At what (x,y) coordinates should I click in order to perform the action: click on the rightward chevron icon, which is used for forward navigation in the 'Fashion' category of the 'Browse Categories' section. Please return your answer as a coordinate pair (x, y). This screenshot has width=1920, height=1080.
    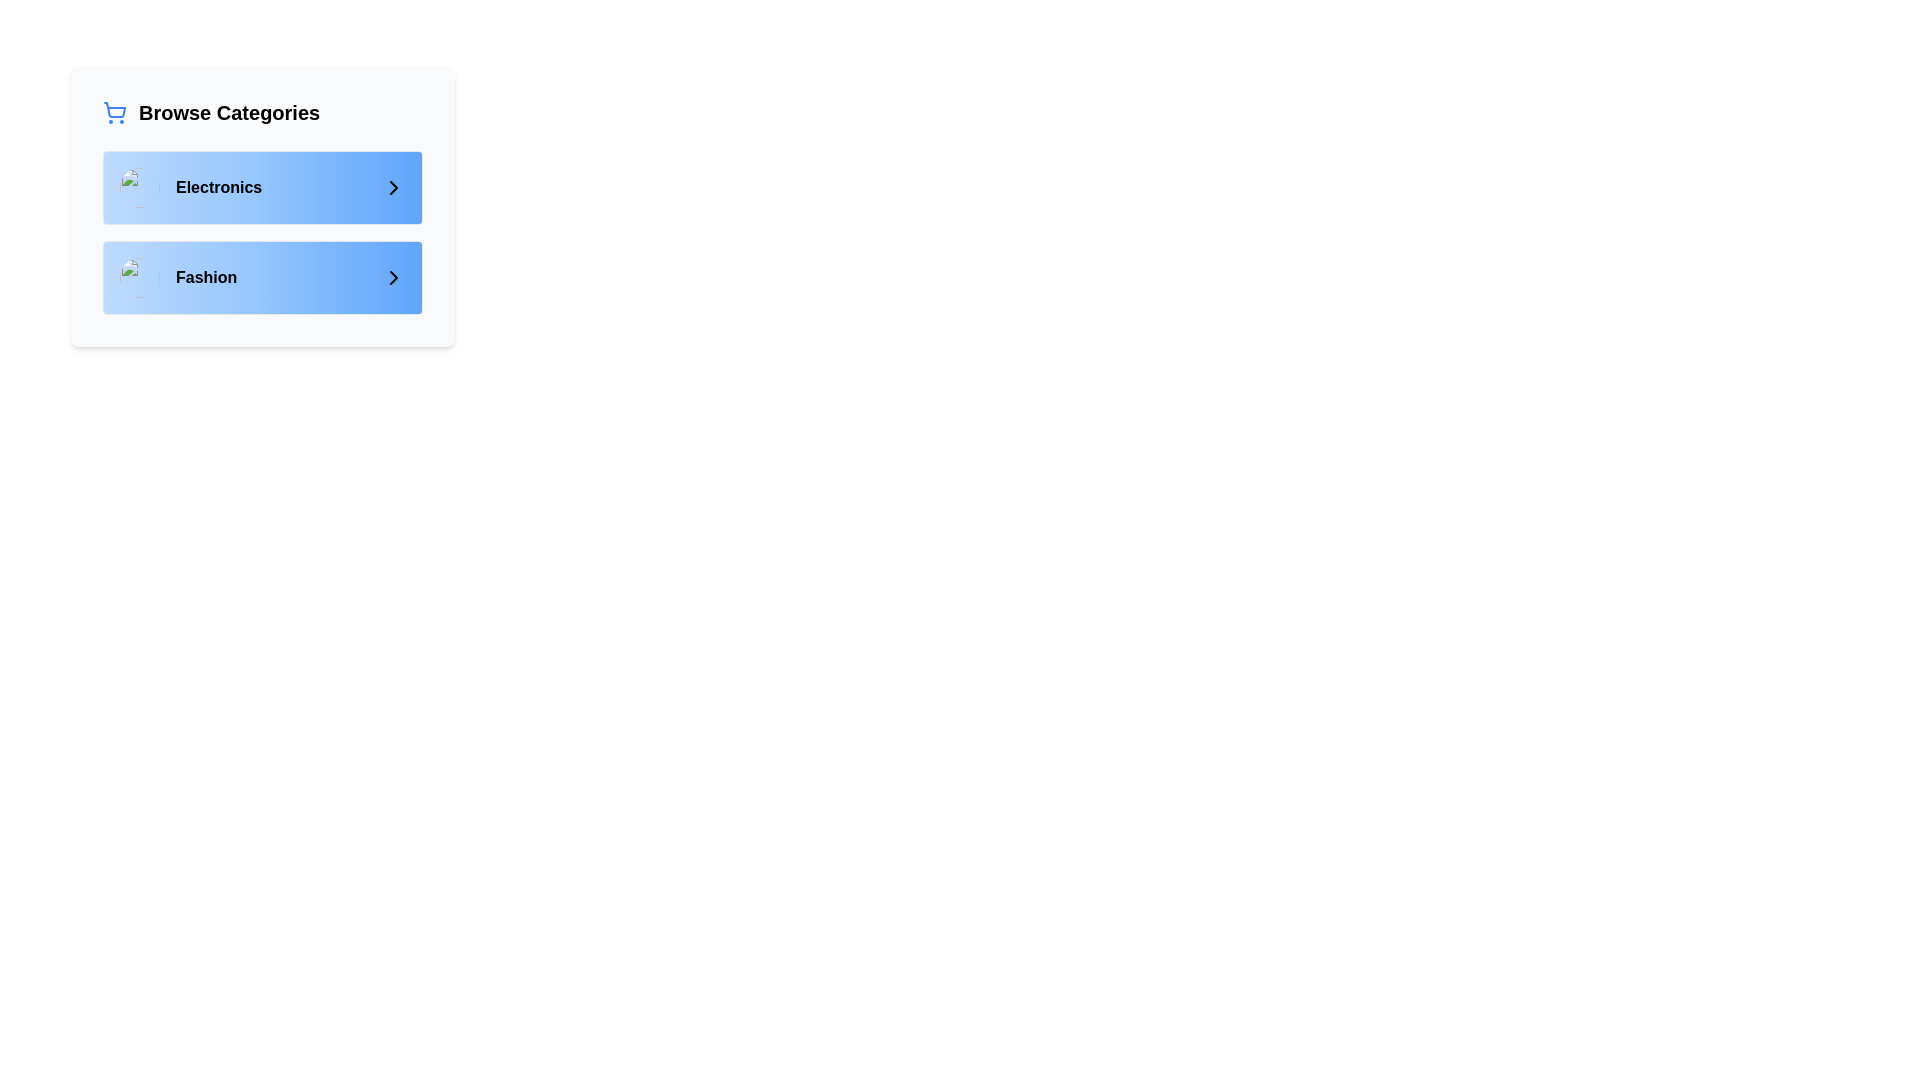
    Looking at the image, I should click on (393, 277).